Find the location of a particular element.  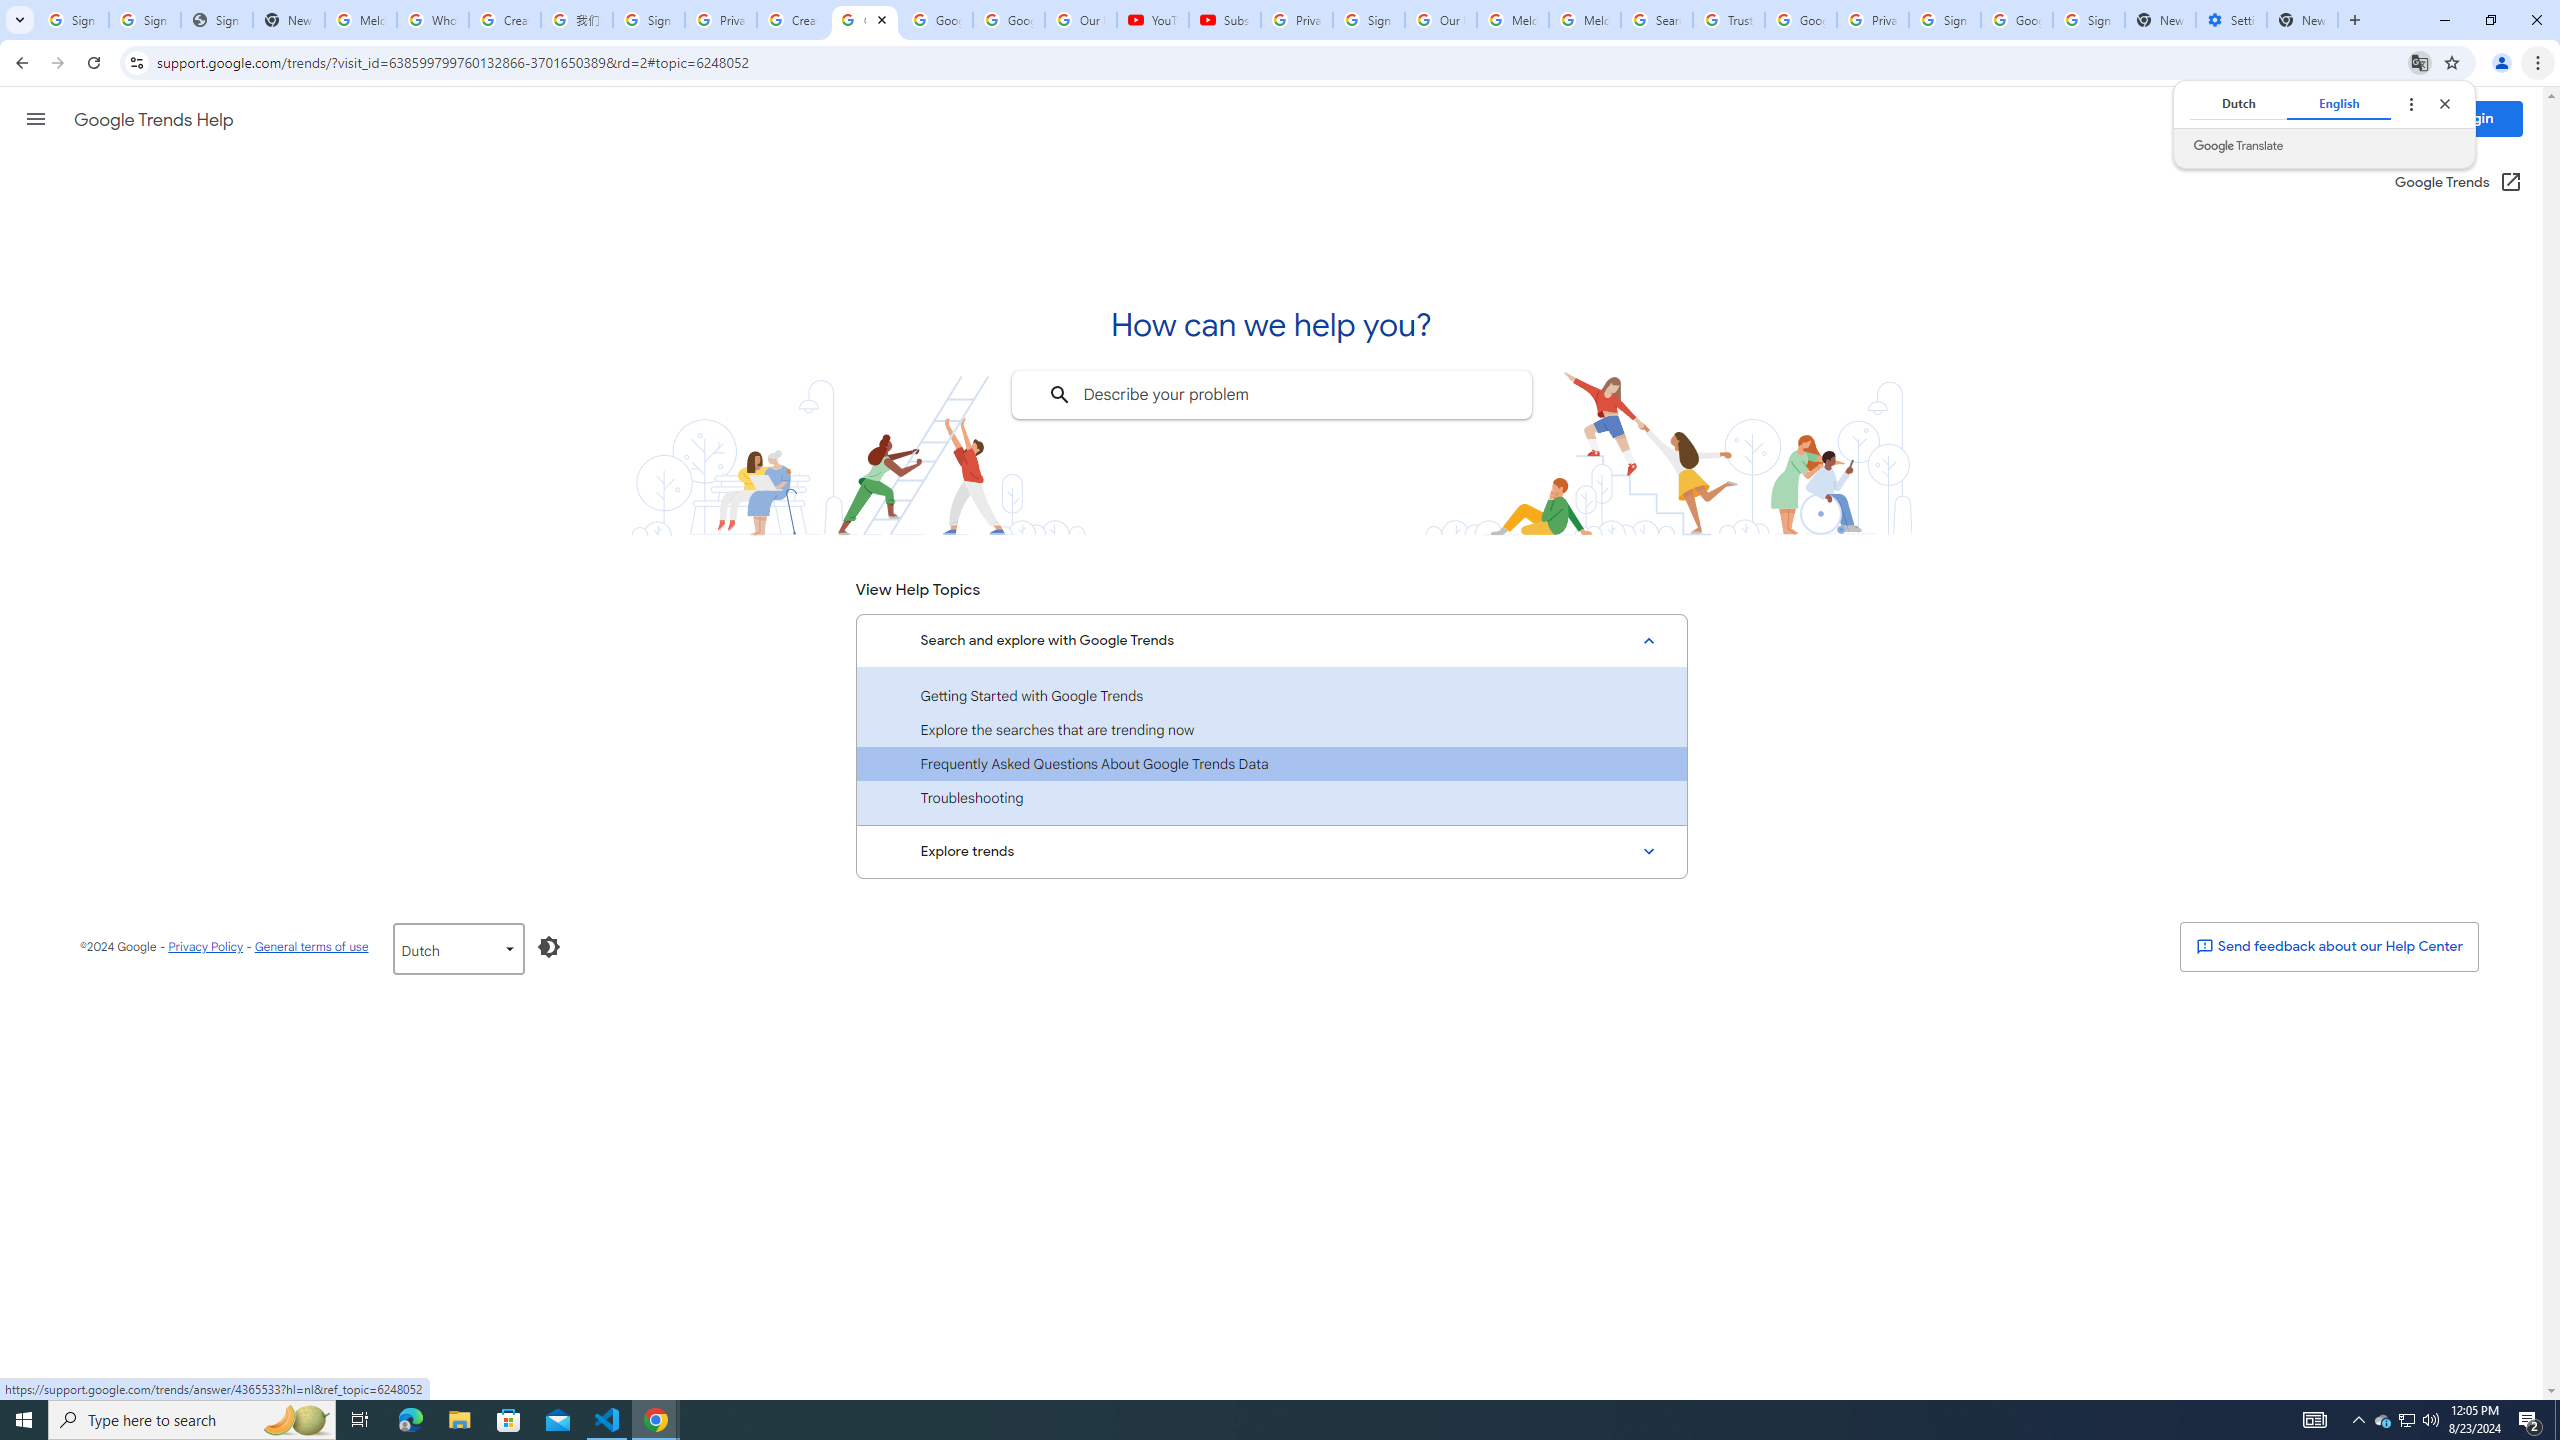

'Google Cybersecurity Innovations - Google Safety Center' is located at coordinates (2015, 19).